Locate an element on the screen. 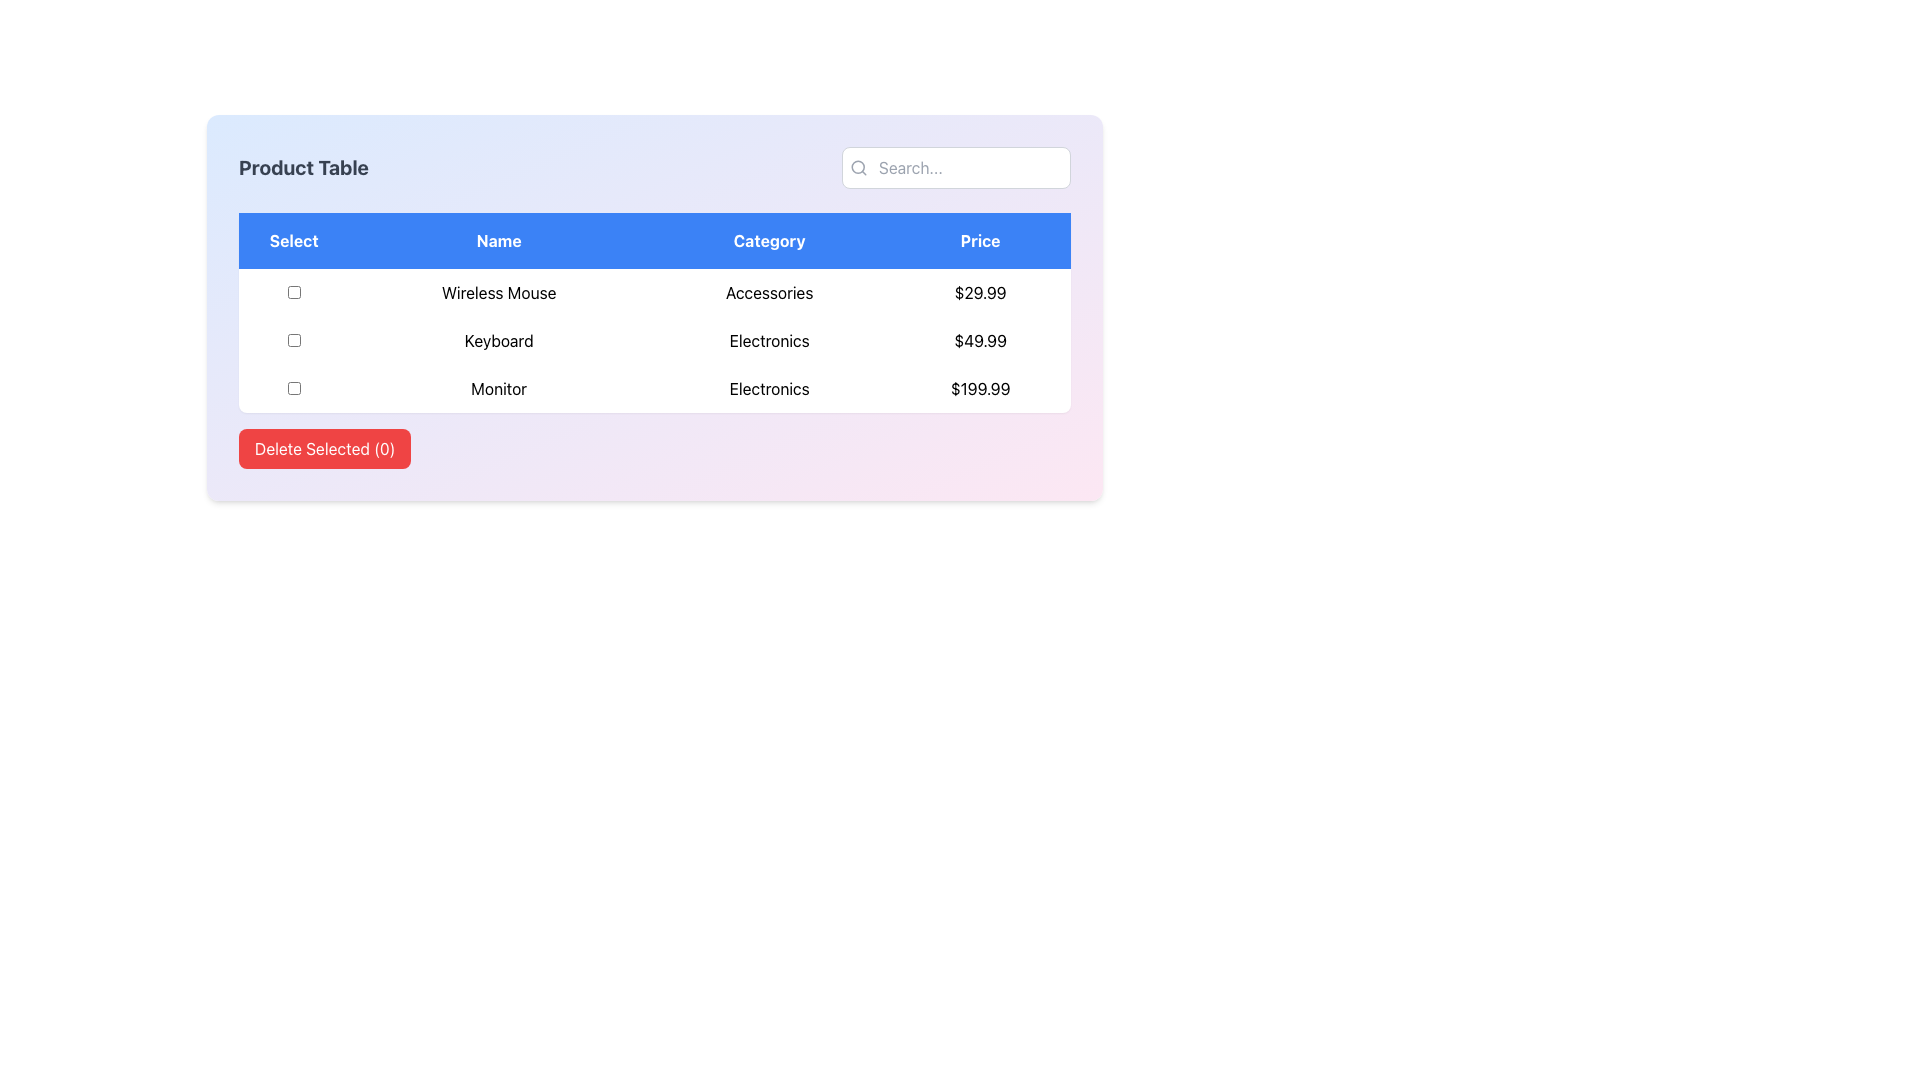  the action button located in the bottom-left corner of the product table panel to initiate the deletion process for selected items is located at coordinates (325, 447).